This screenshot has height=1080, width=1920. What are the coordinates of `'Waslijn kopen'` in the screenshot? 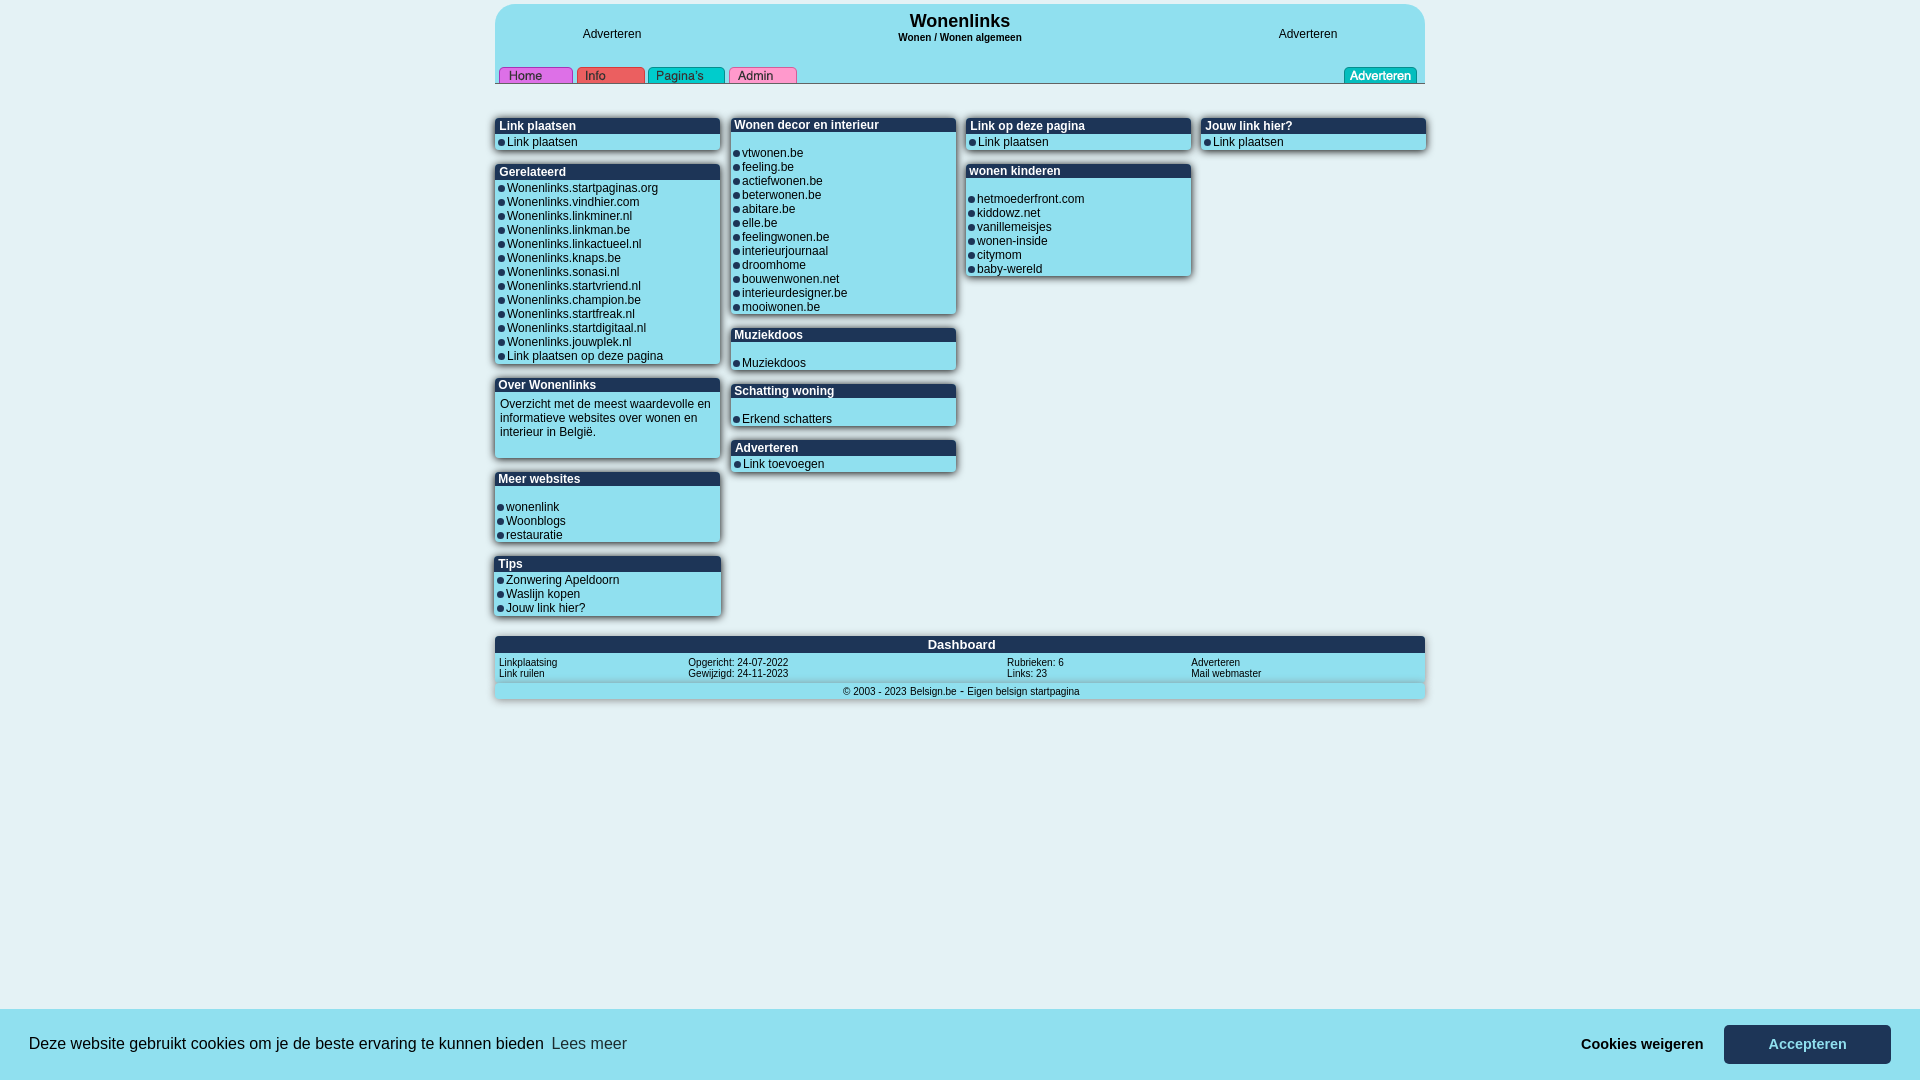 It's located at (542, 593).